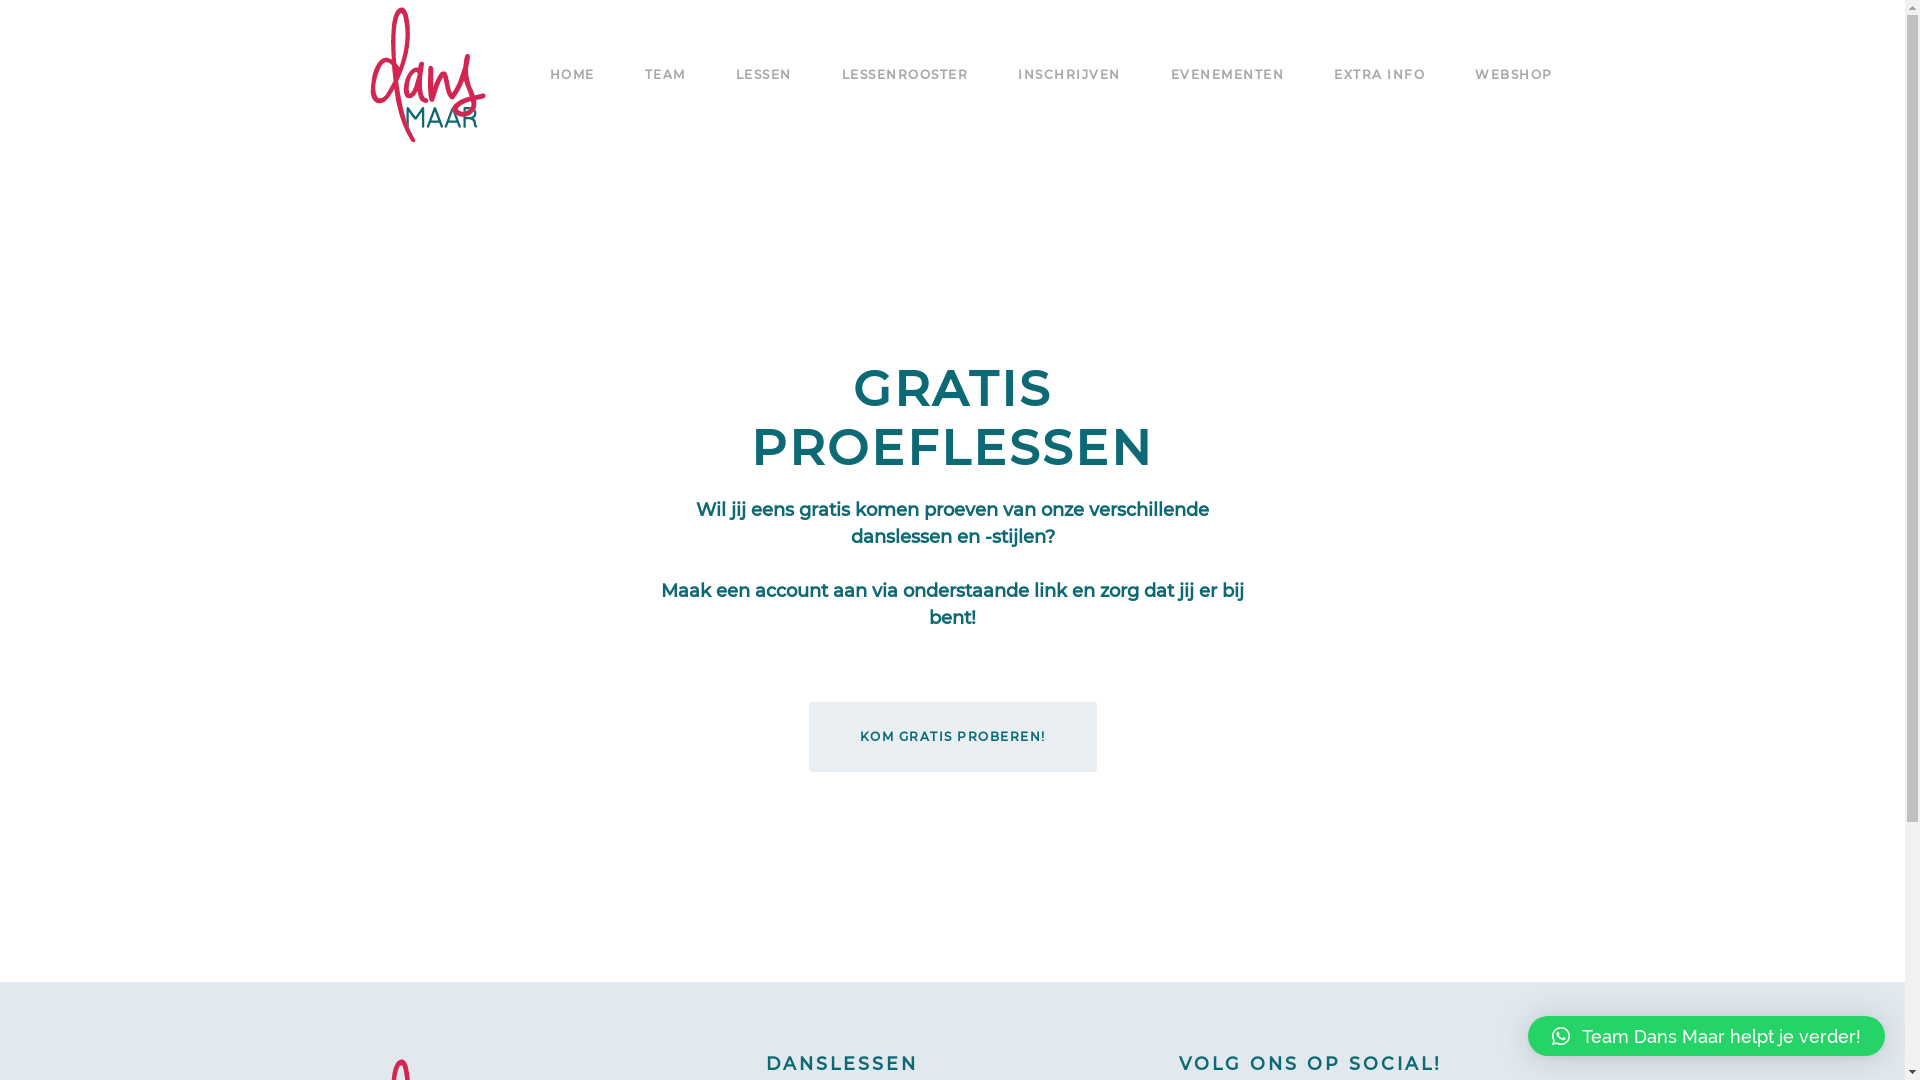 The width and height of the screenshot is (1920, 1080). What do you see at coordinates (1068, 73) in the screenshot?
I see `'INSCHRIJVEN'` at bounding box center [1068, 73].